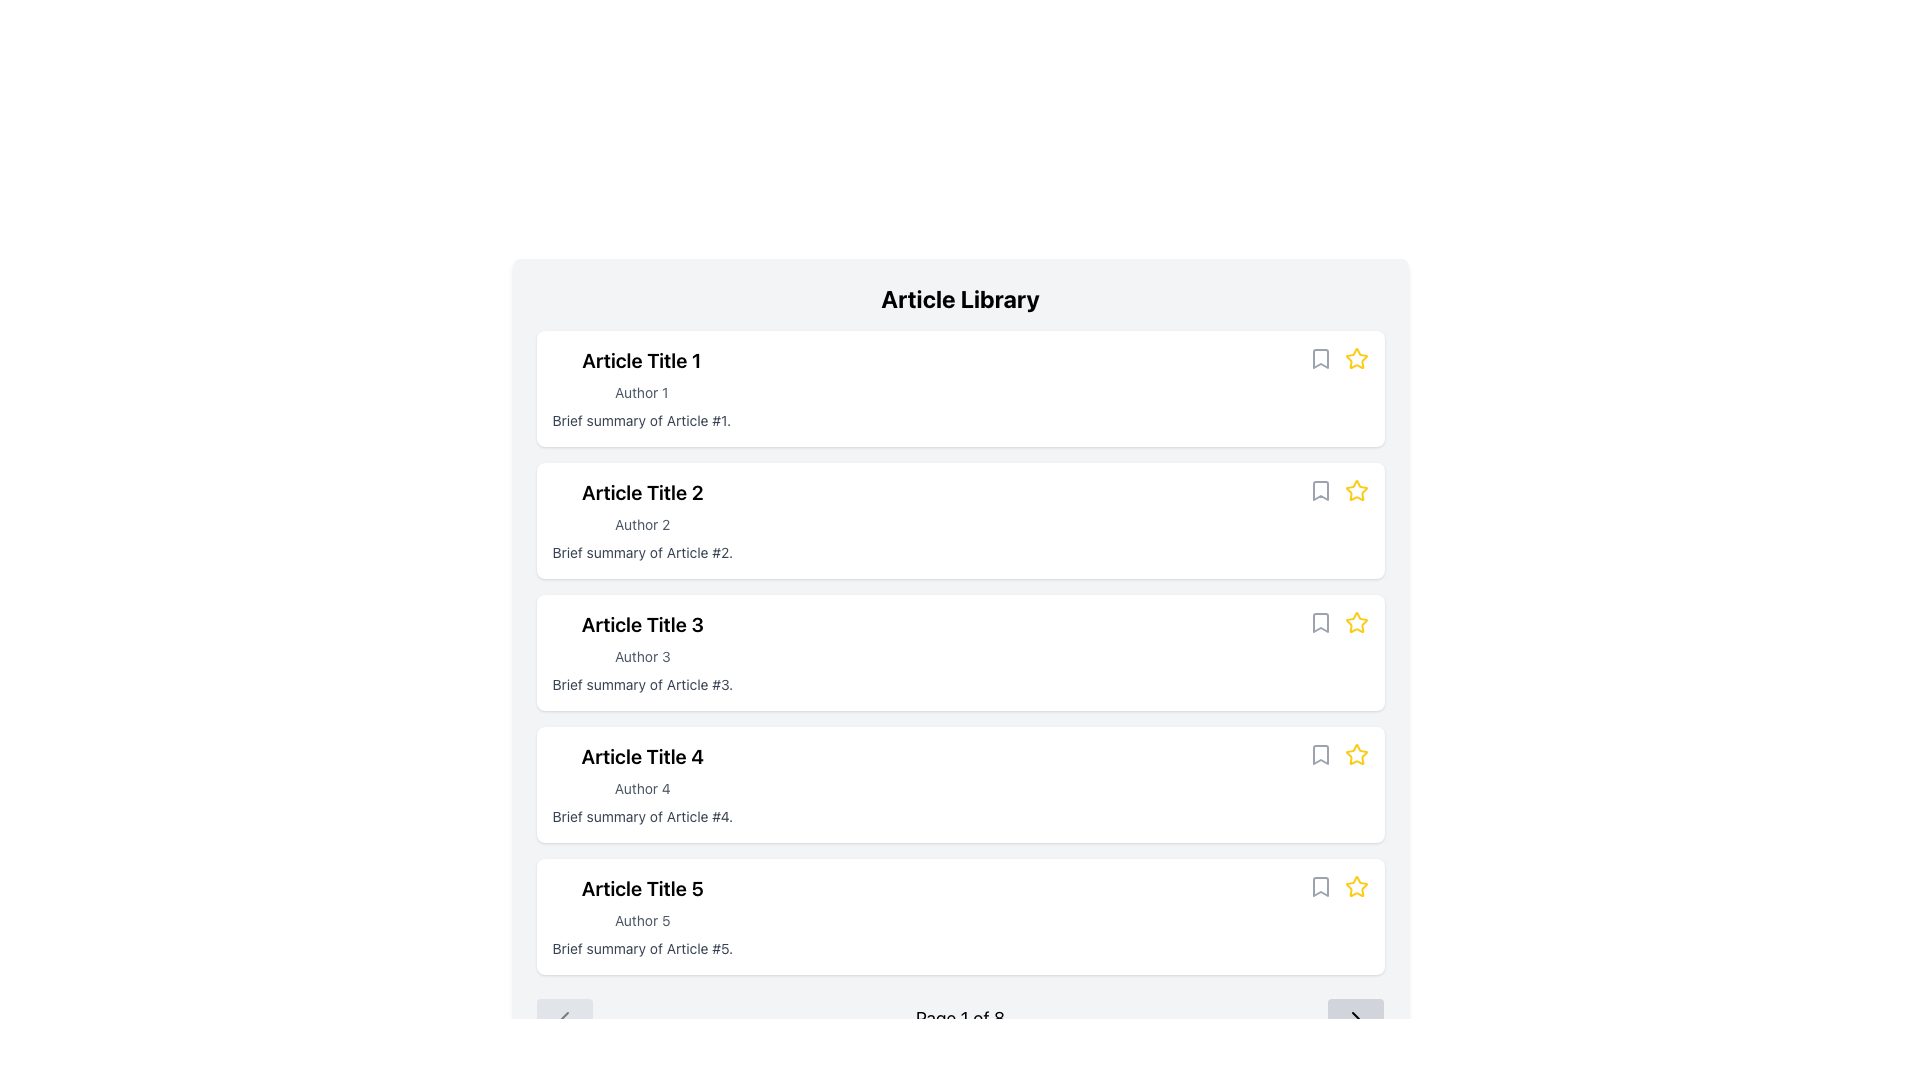 The image size is (1920, 1080). I want to click on and drop the yellow star-shaped icon, which serves as a rating or favorite button, located in the right-hand area of the fifth content block for reordering or grouping, so click(1356, 755).